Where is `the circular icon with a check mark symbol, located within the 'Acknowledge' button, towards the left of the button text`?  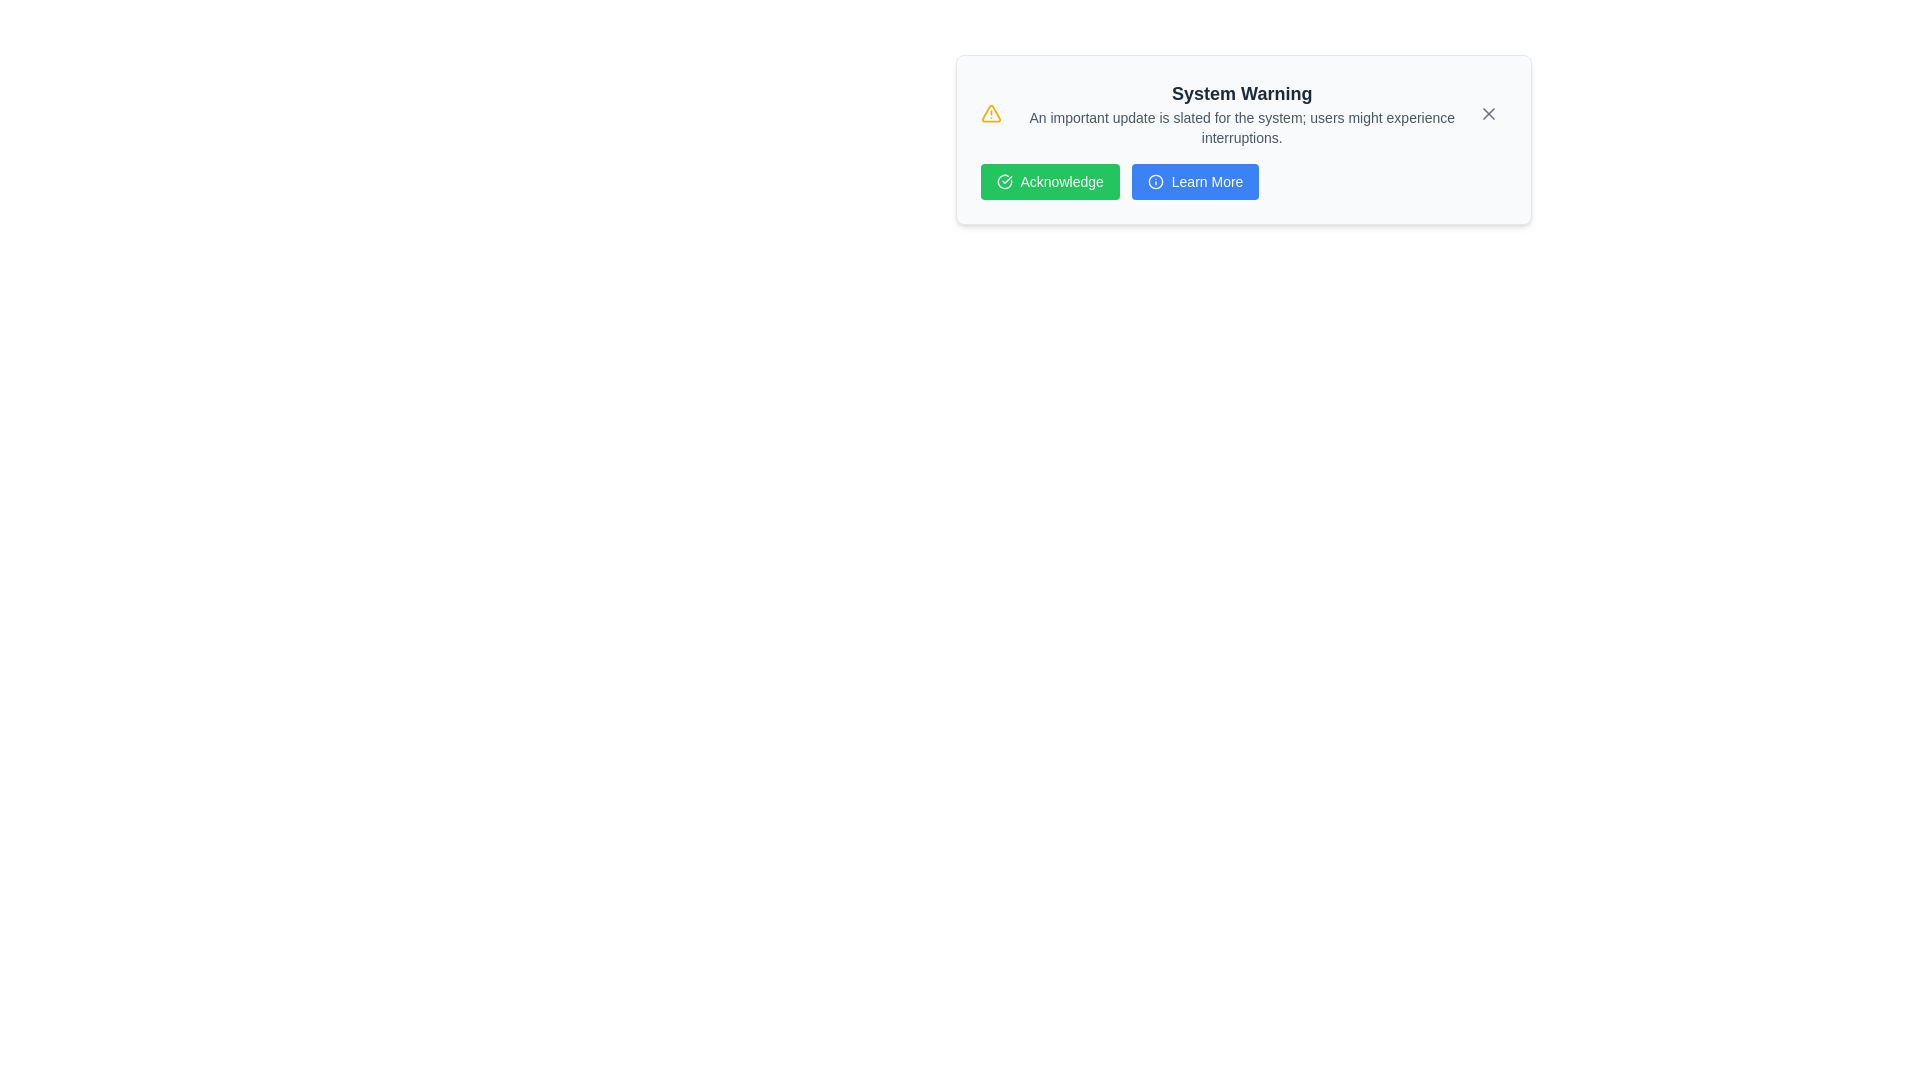 the circular icon with a check mark symbol, located within the 'Acknowledge' button, towards the left of the button text is located at coordinates (1004, 181).